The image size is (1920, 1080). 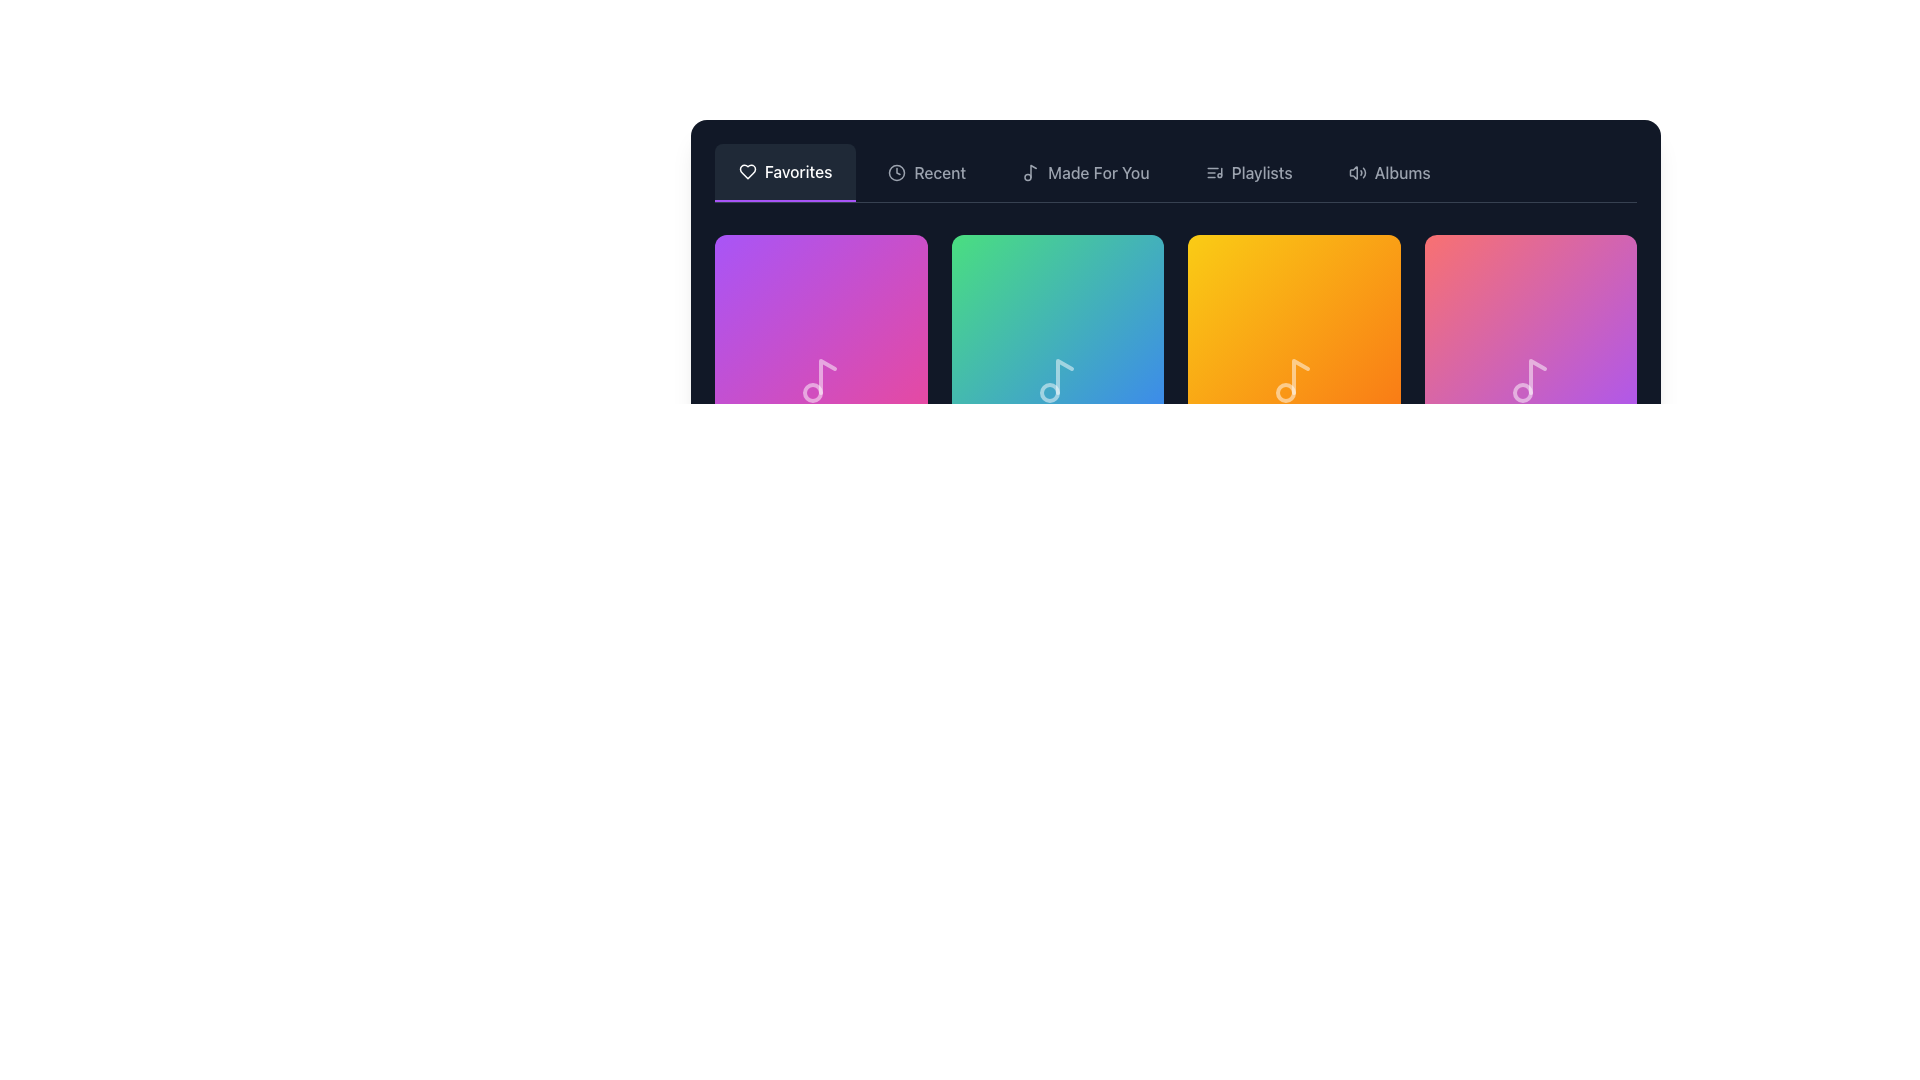 What do you see at coordinates (1388, 172) in the screenshot?
I see `the sixth tab in the horizontal navigation bar that accesses the 'Albums' section, located to the right of the 'Playlists' tab and to the left of the 'Favorites' tab, to activate hover effects` at bounding box center [1388, 172].